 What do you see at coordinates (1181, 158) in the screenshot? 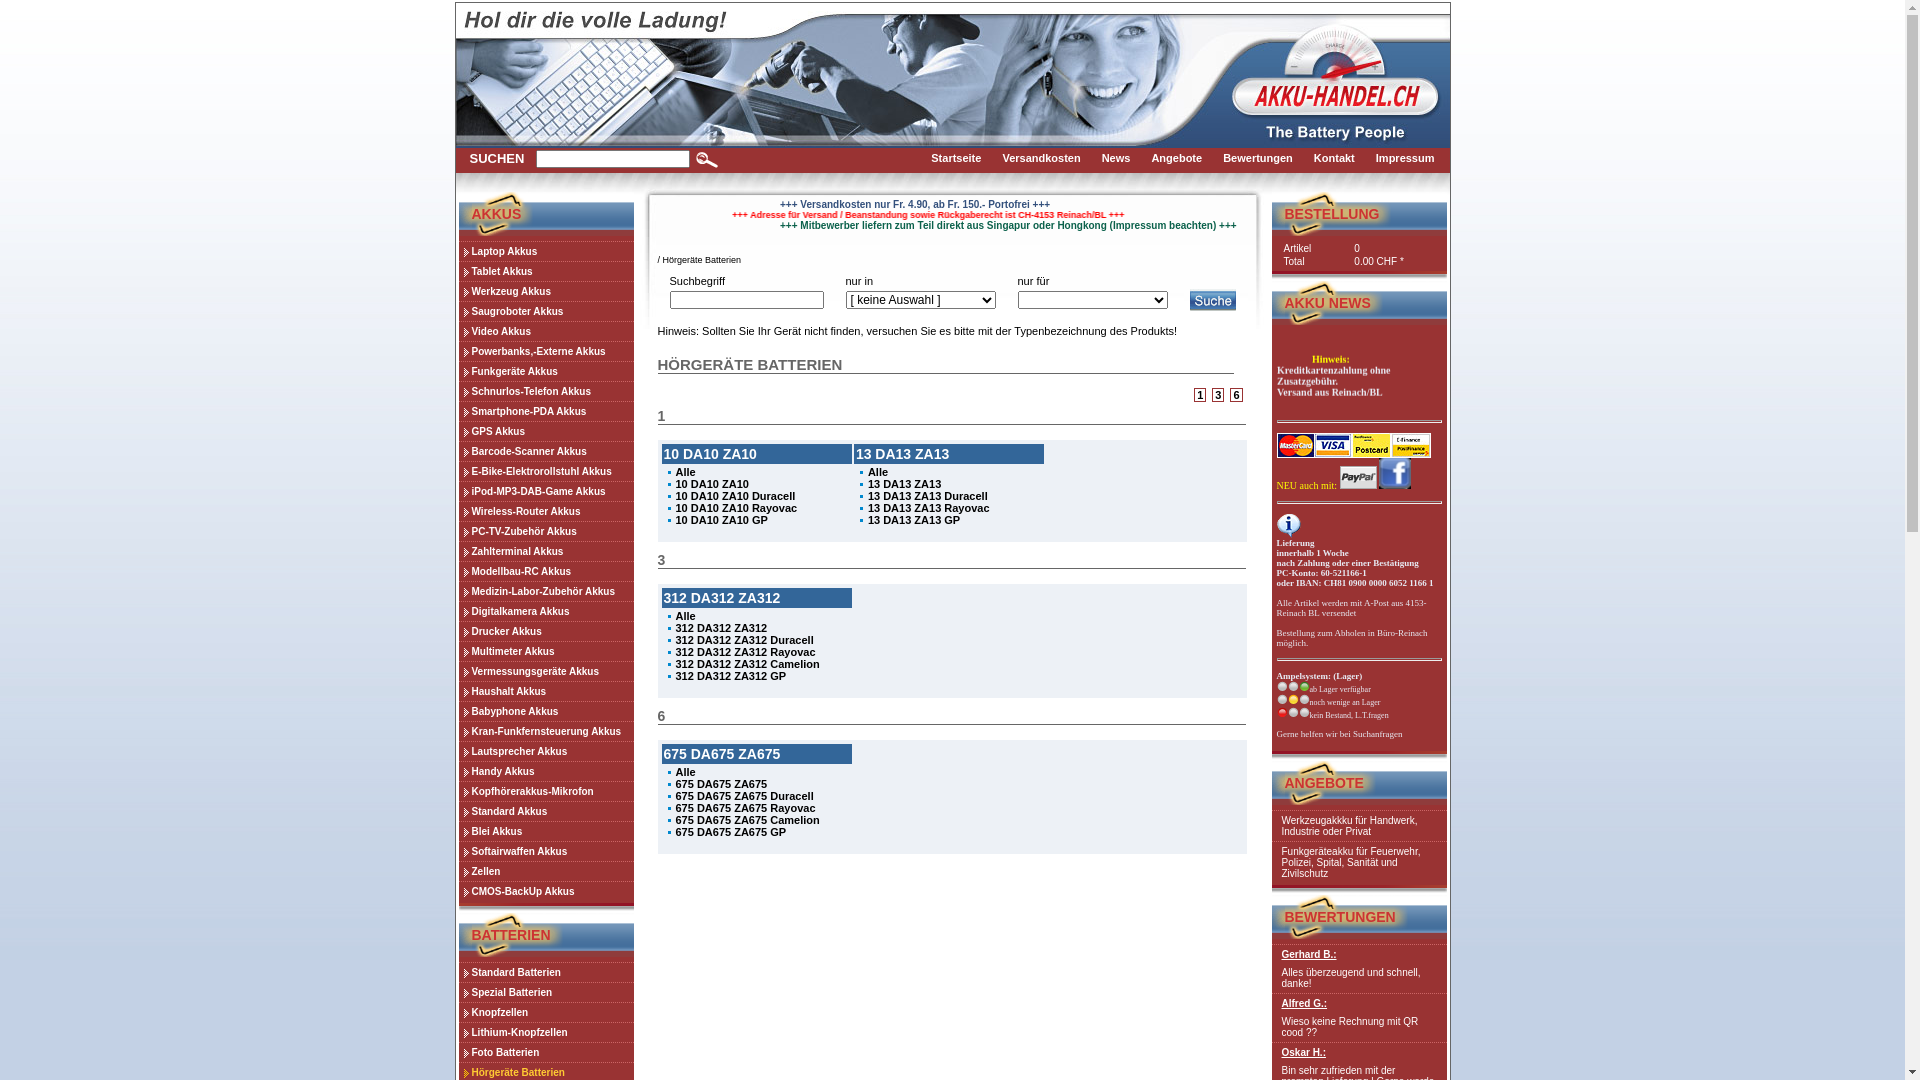
I see `'Angebote'` at bounding box center [1181, 158].